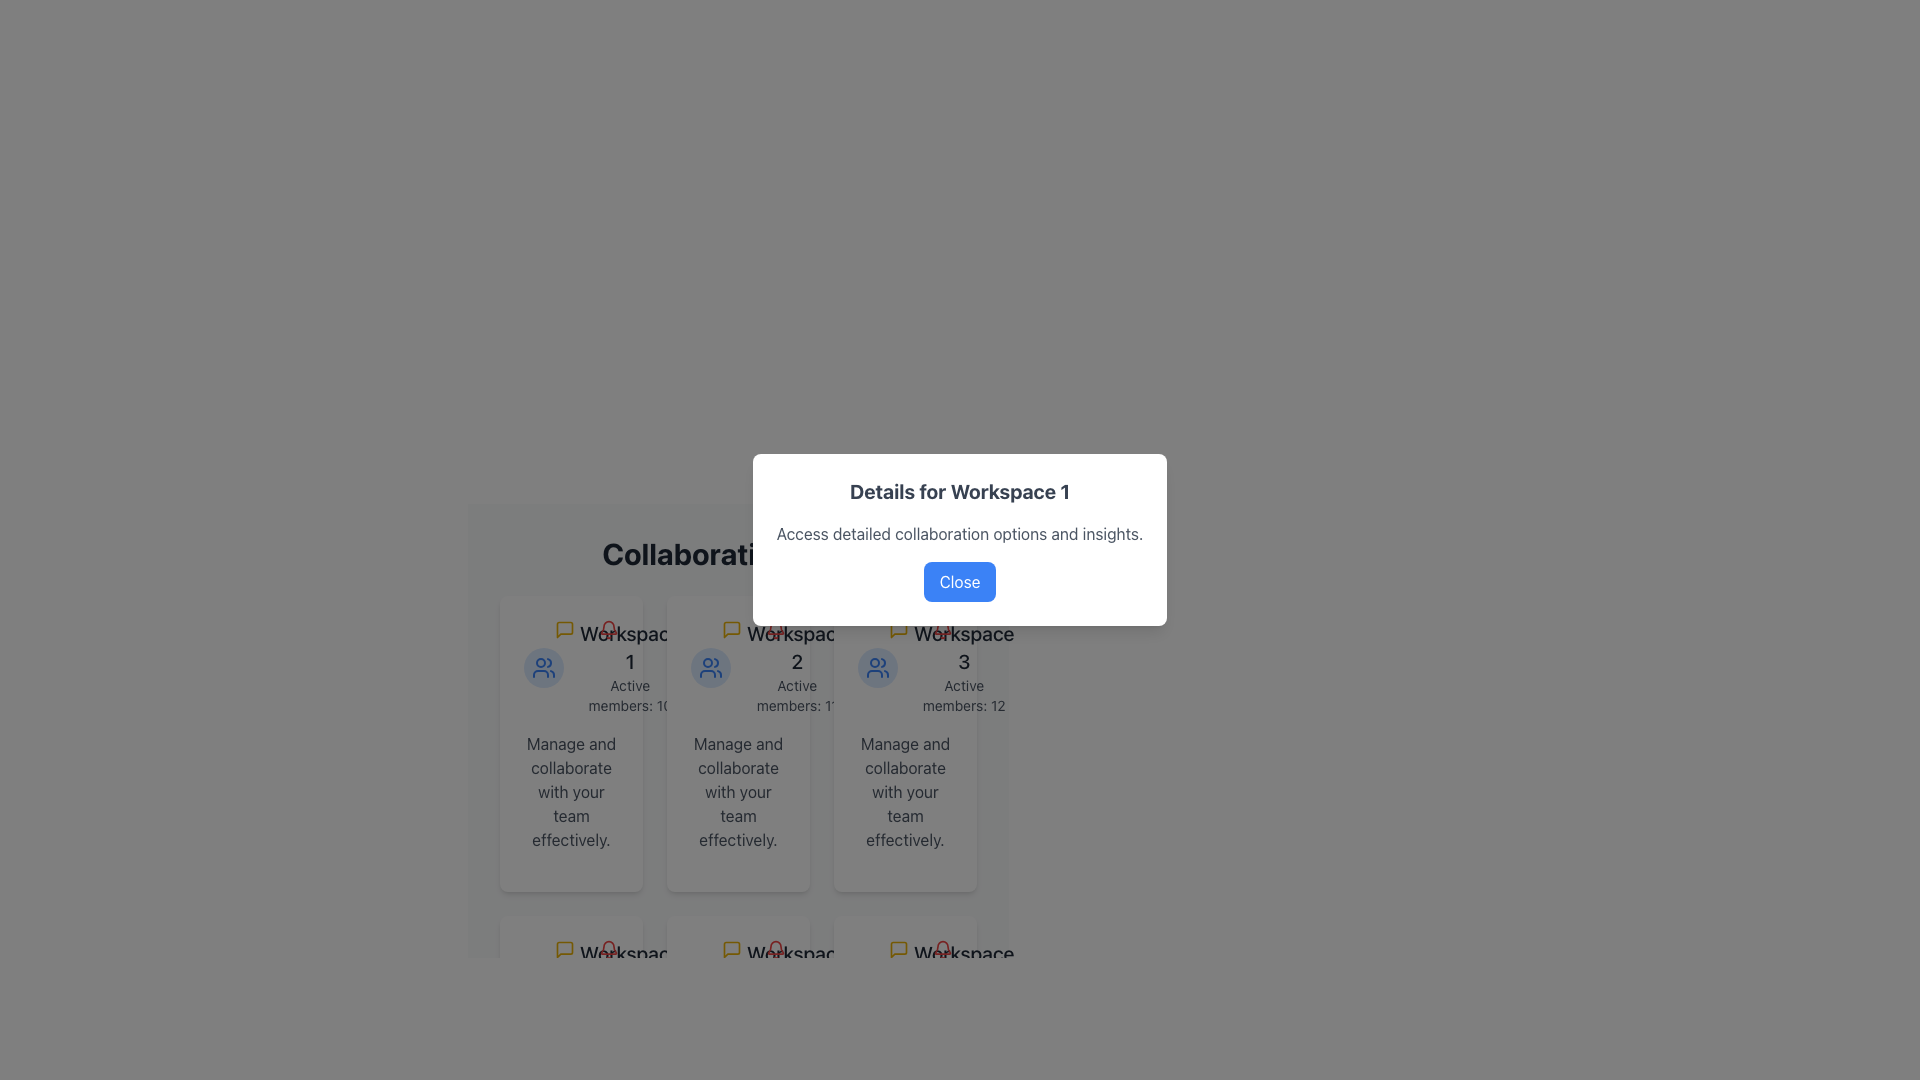 This screenshot has width=1920, height=1080. I want to click on the header text that indicates collaboration and related options, which is located at the top of the section containing workspace cards, so click(737, 554).